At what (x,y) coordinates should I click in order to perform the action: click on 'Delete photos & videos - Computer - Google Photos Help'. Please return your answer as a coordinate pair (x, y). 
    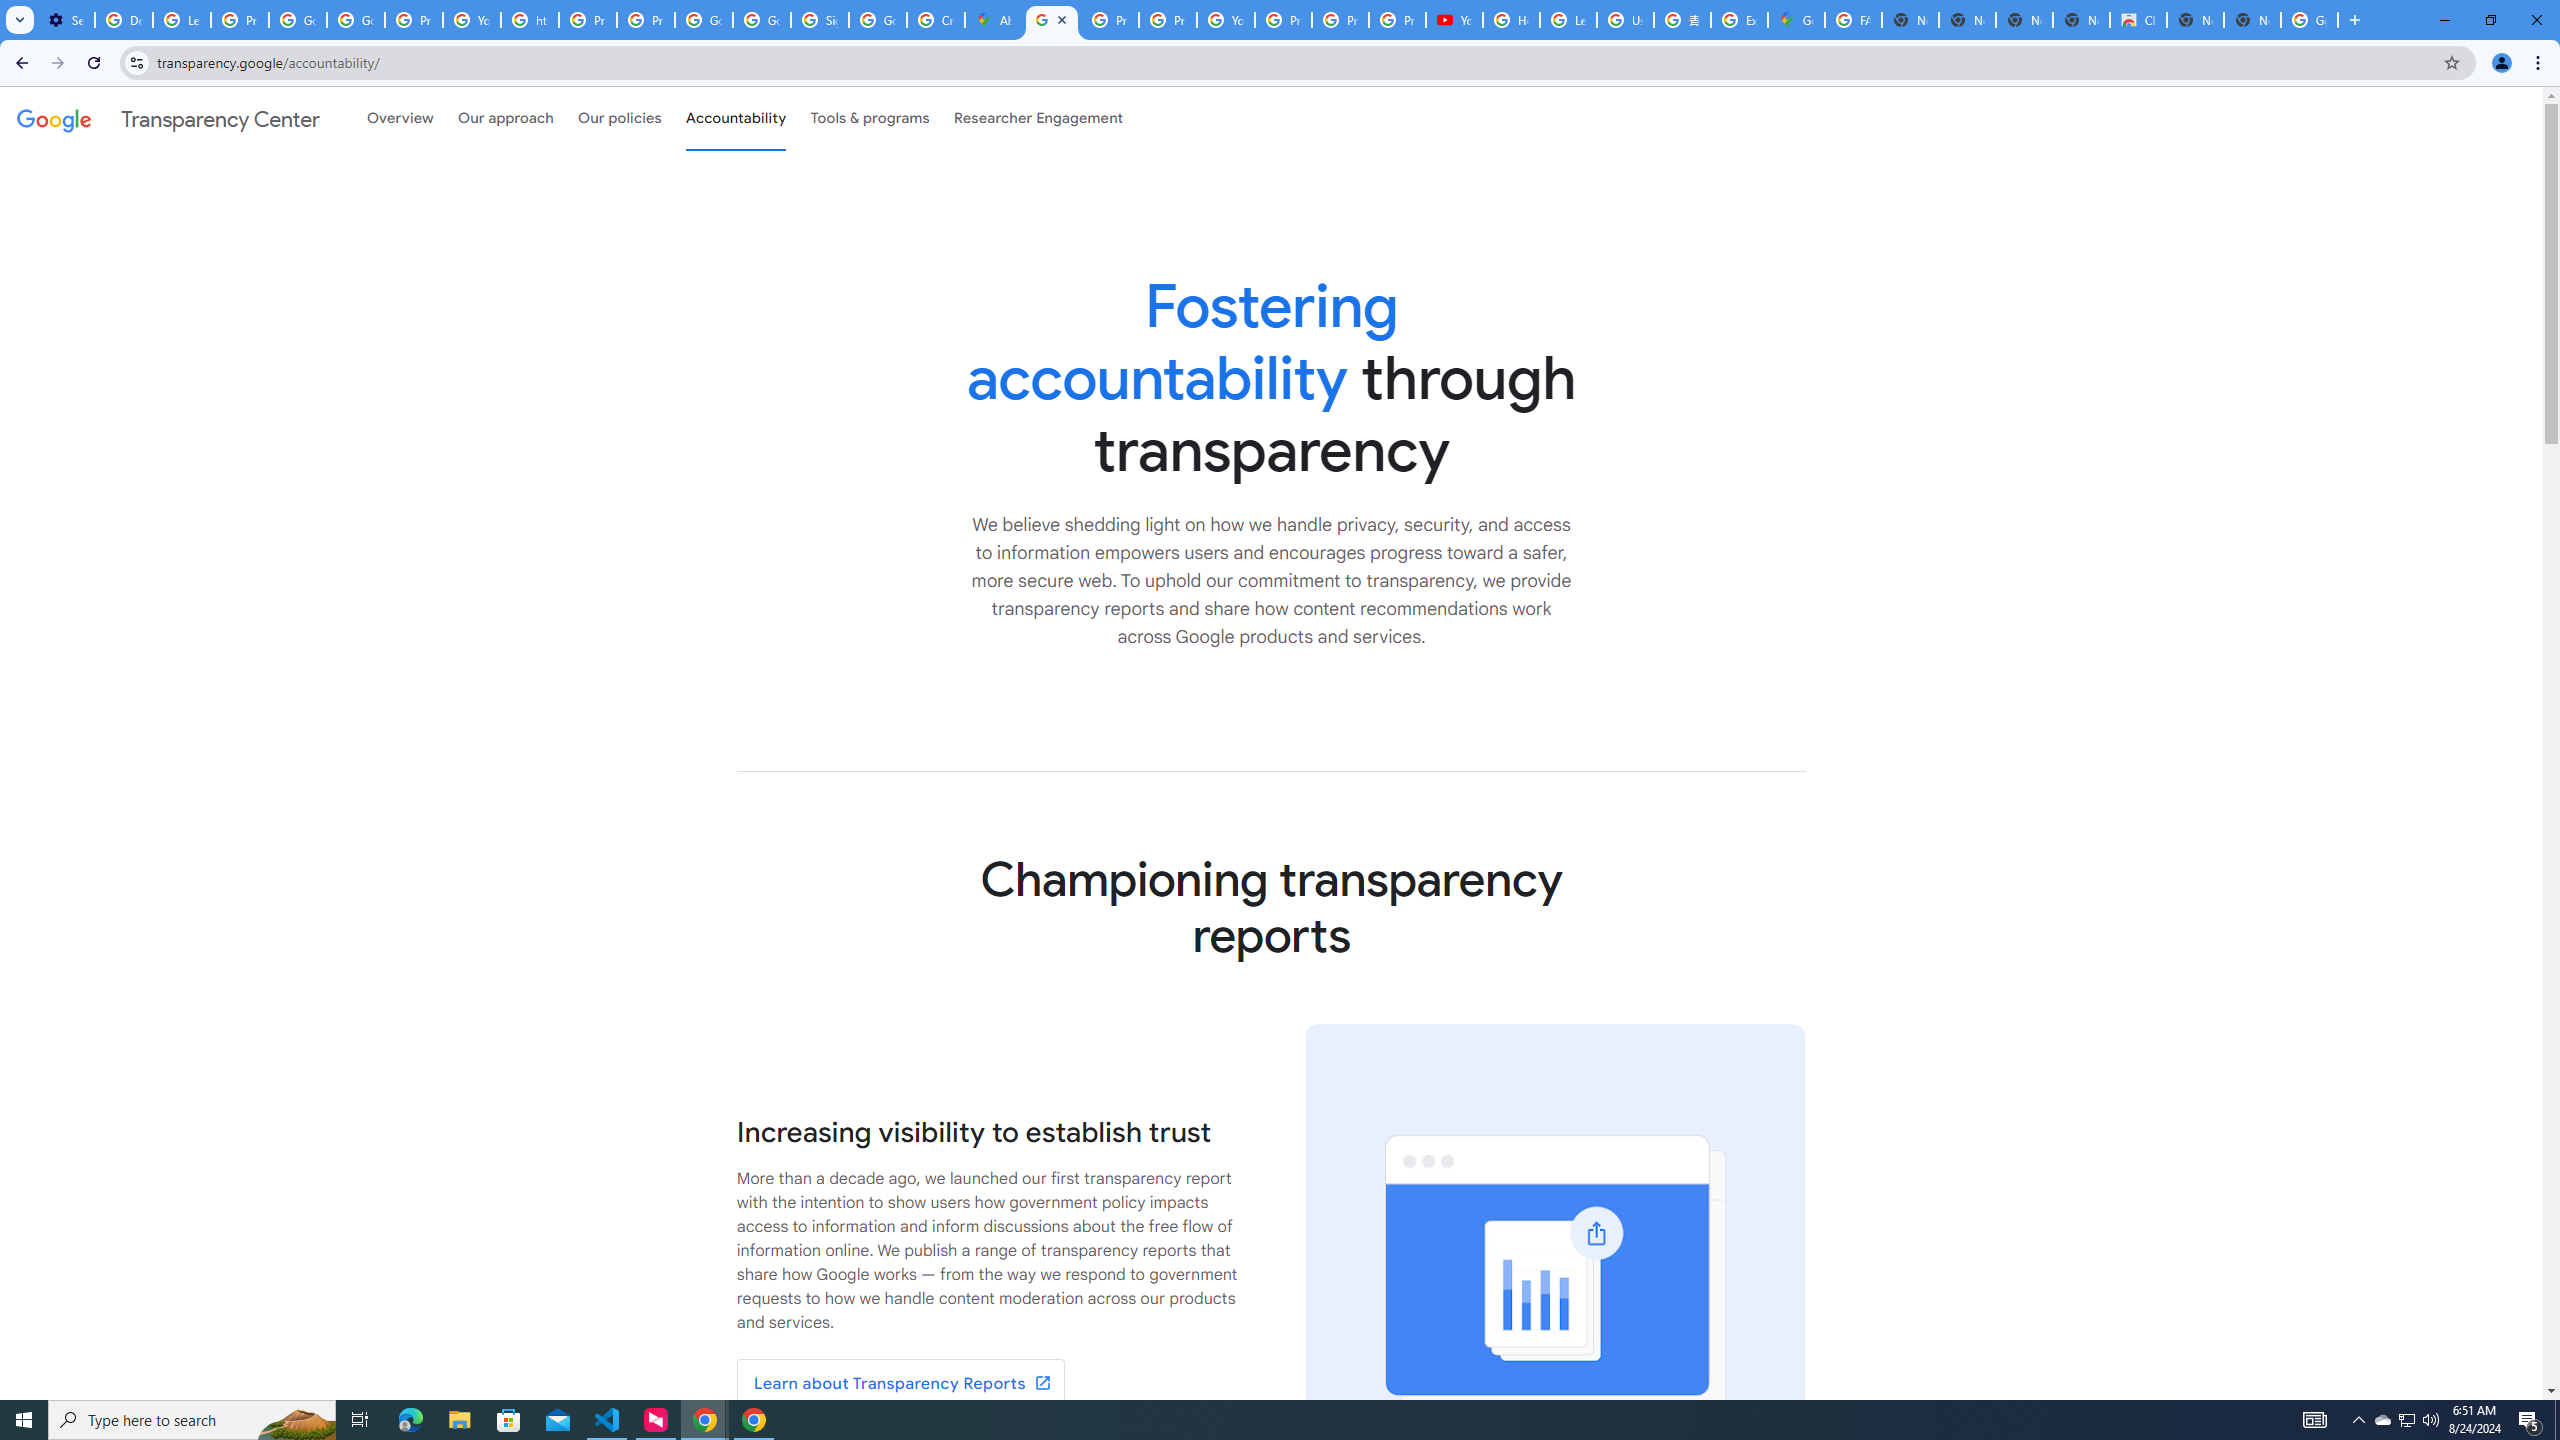
    Looking at the image, I should click on (123, 19).